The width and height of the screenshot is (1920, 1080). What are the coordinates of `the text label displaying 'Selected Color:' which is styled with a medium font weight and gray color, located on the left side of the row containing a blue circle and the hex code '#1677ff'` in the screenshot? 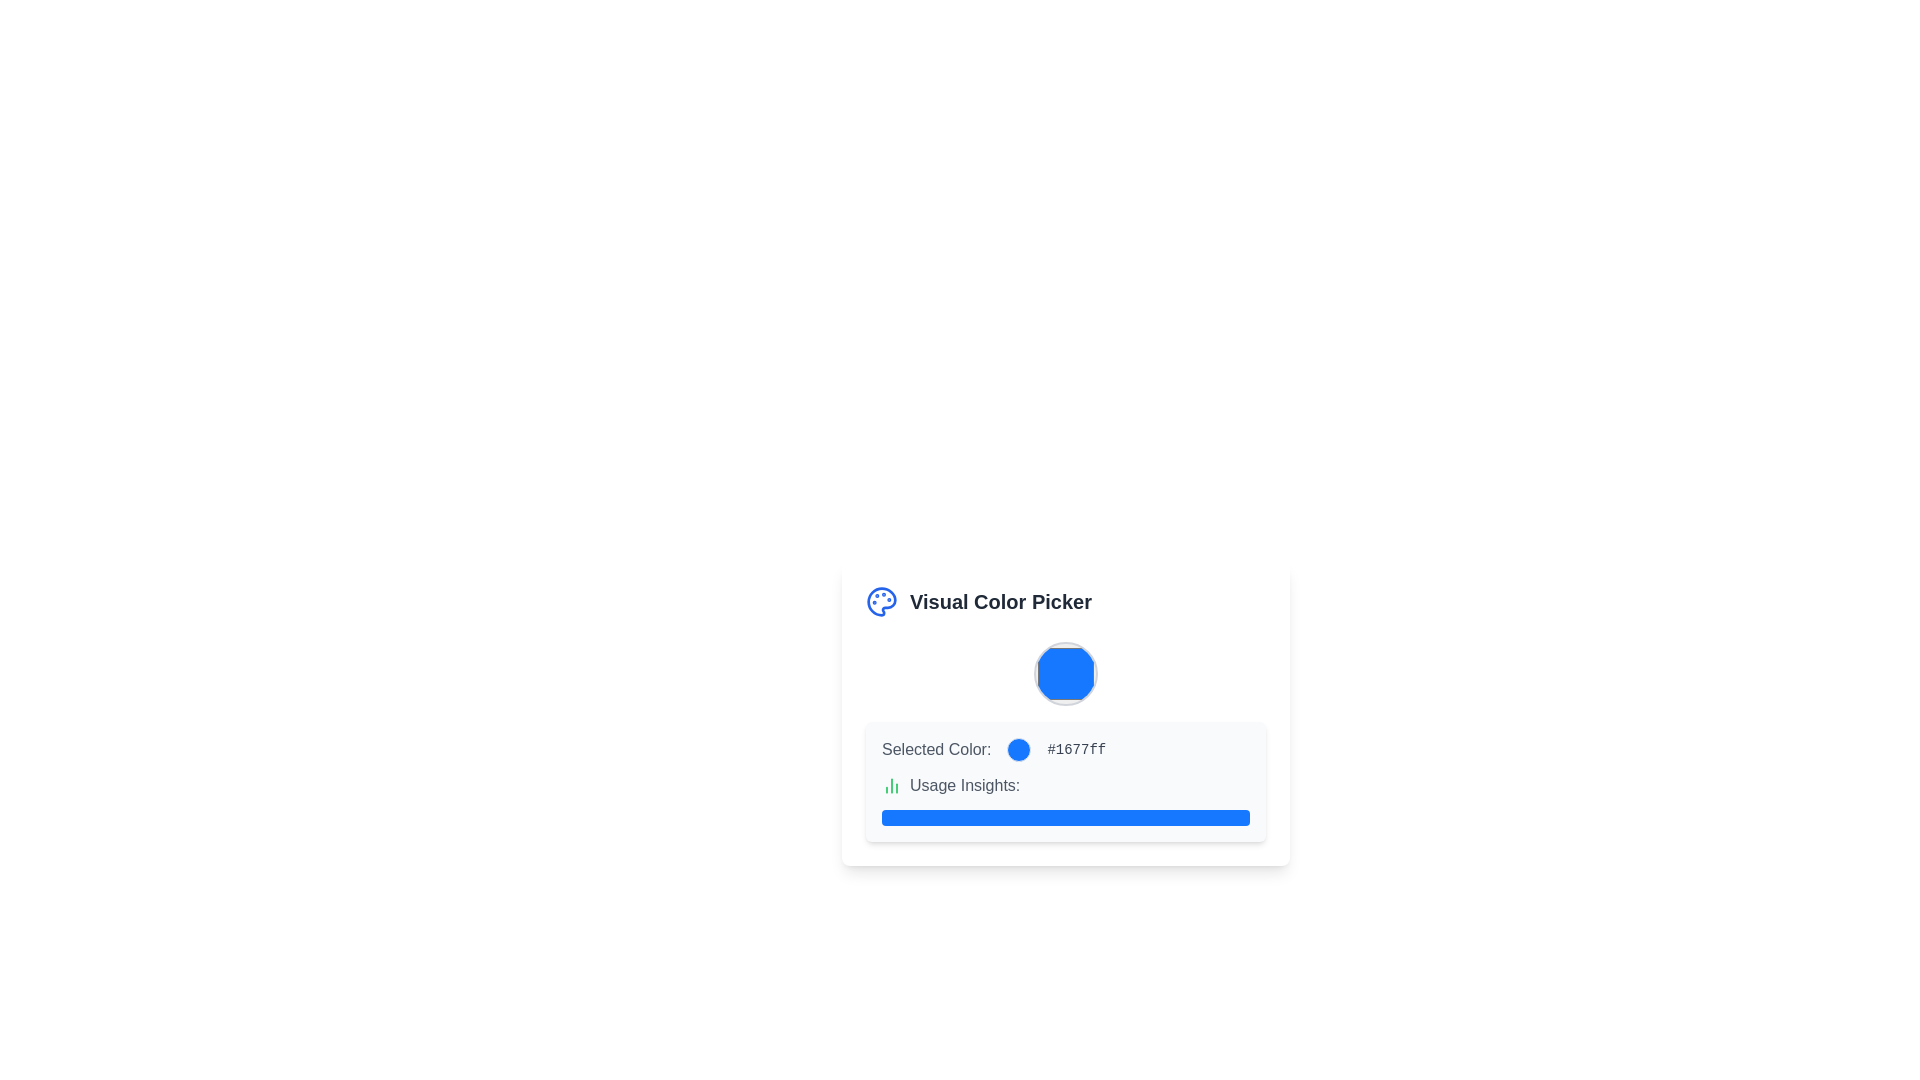 It's located at (935, 749).